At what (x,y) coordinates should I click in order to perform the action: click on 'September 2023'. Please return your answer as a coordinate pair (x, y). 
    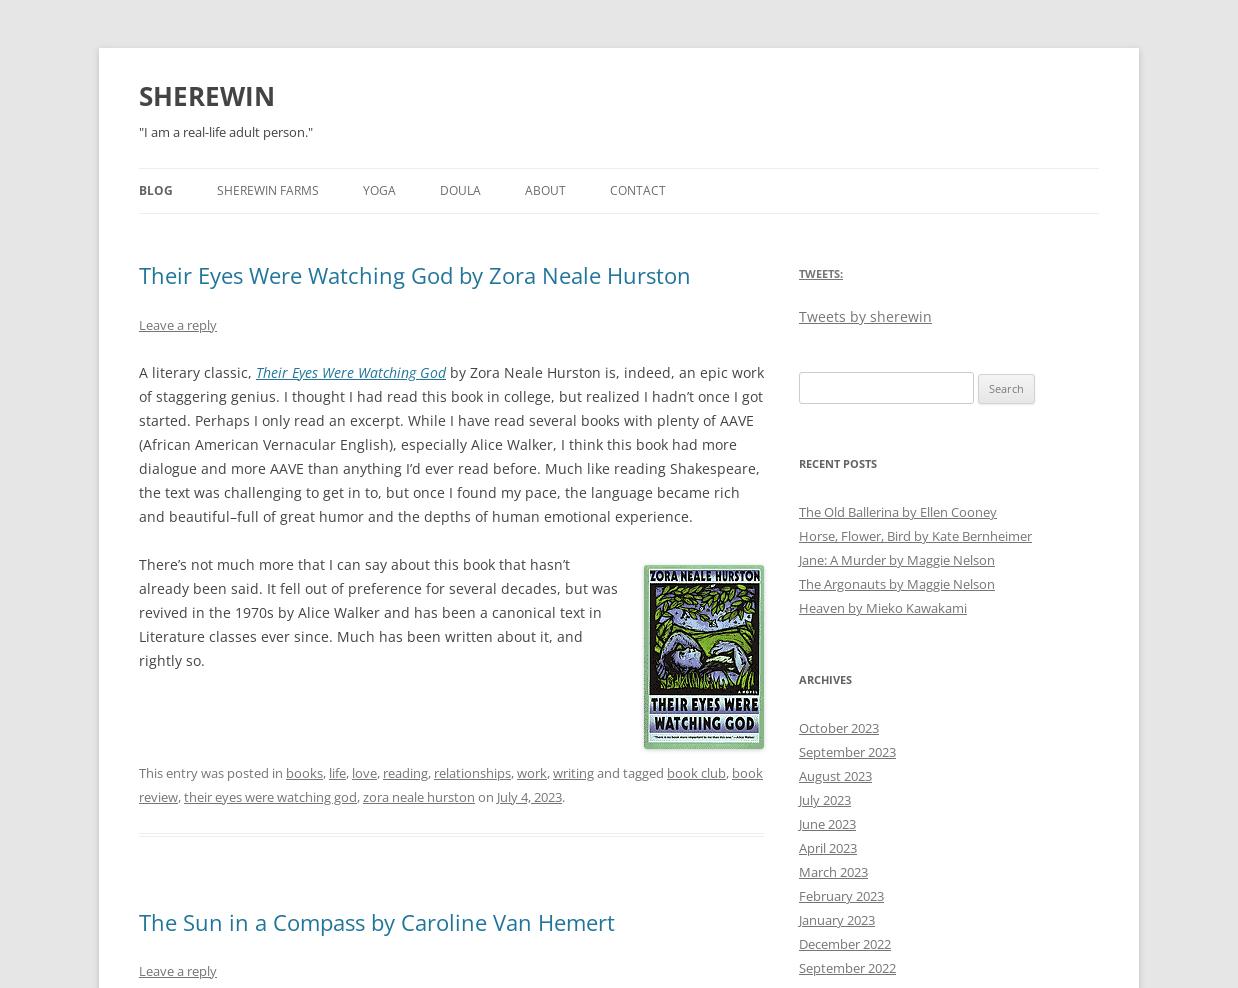
    Looking at the image, I should click on (846, 750).